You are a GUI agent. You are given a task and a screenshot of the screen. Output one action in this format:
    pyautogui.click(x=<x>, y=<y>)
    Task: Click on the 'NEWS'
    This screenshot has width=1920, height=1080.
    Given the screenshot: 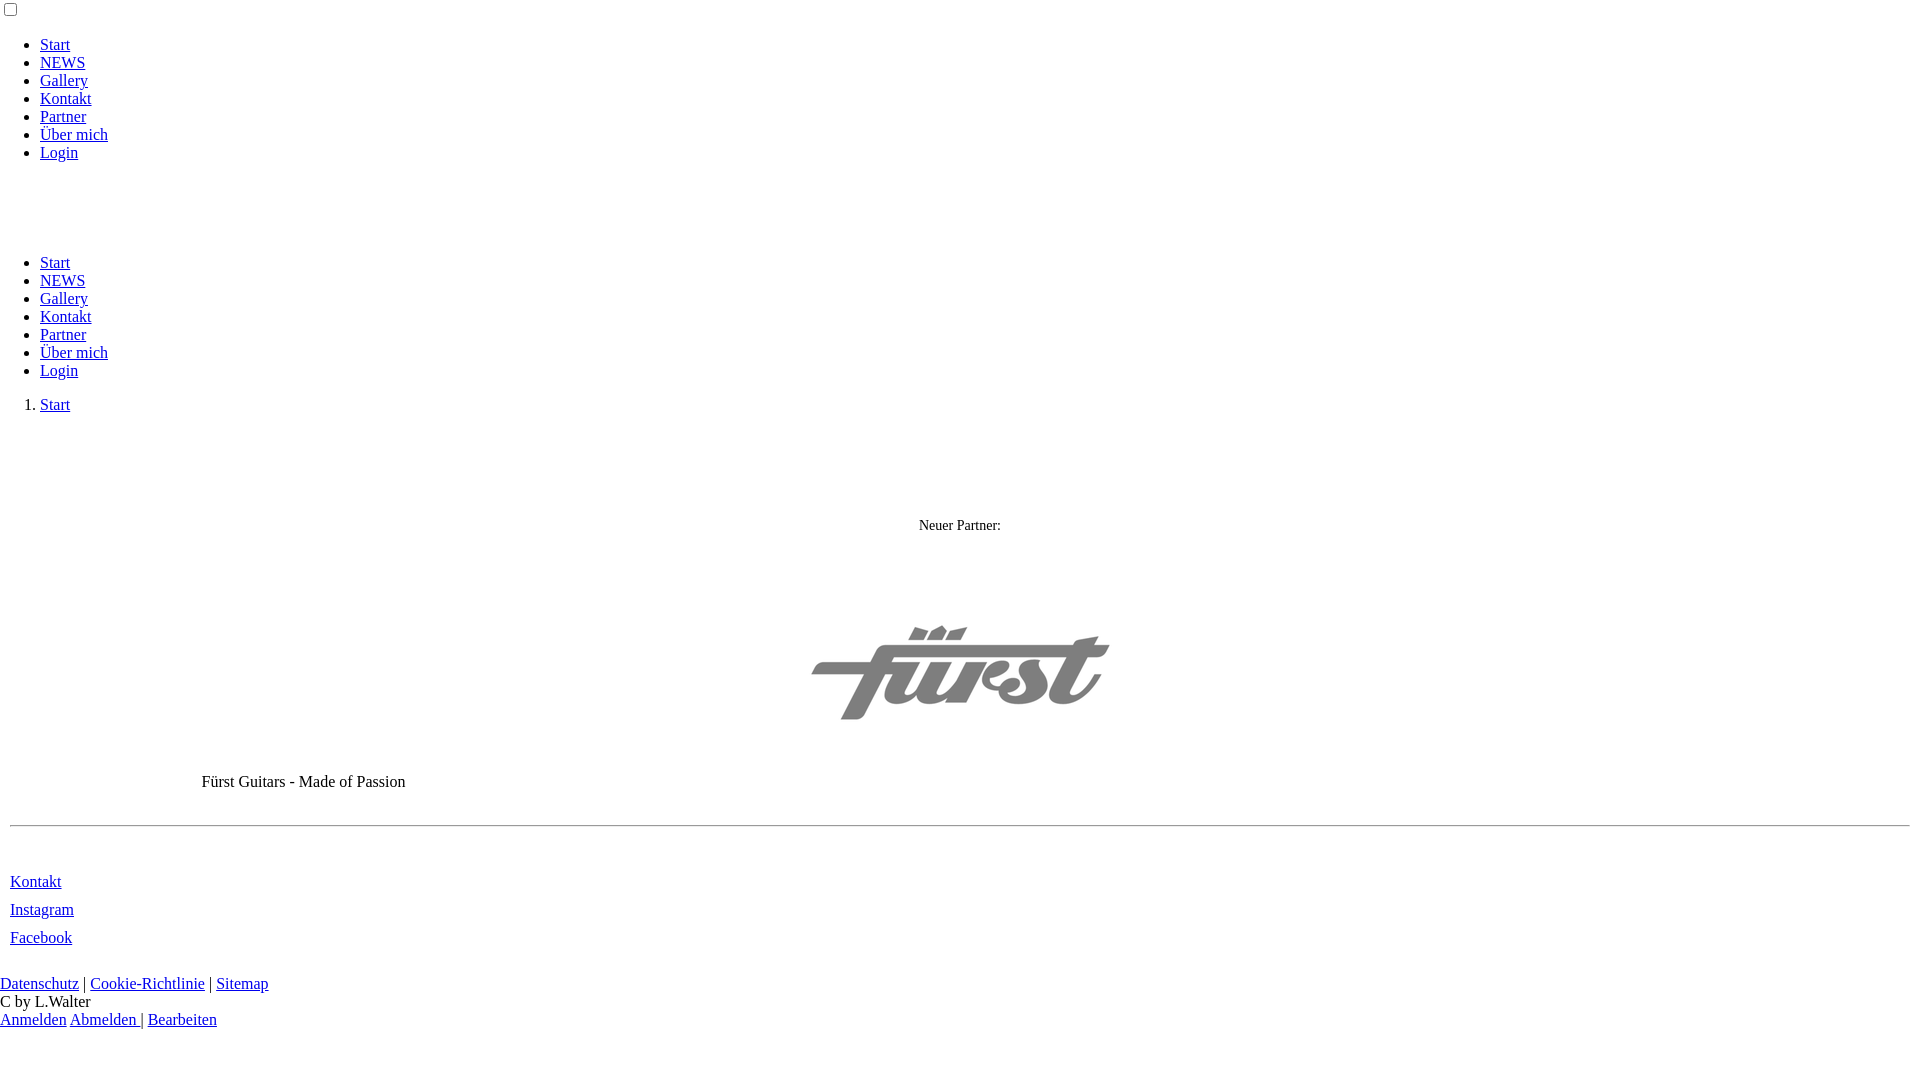 What is the action you would take?
    pyautogui.click(x=39, y=280)
    